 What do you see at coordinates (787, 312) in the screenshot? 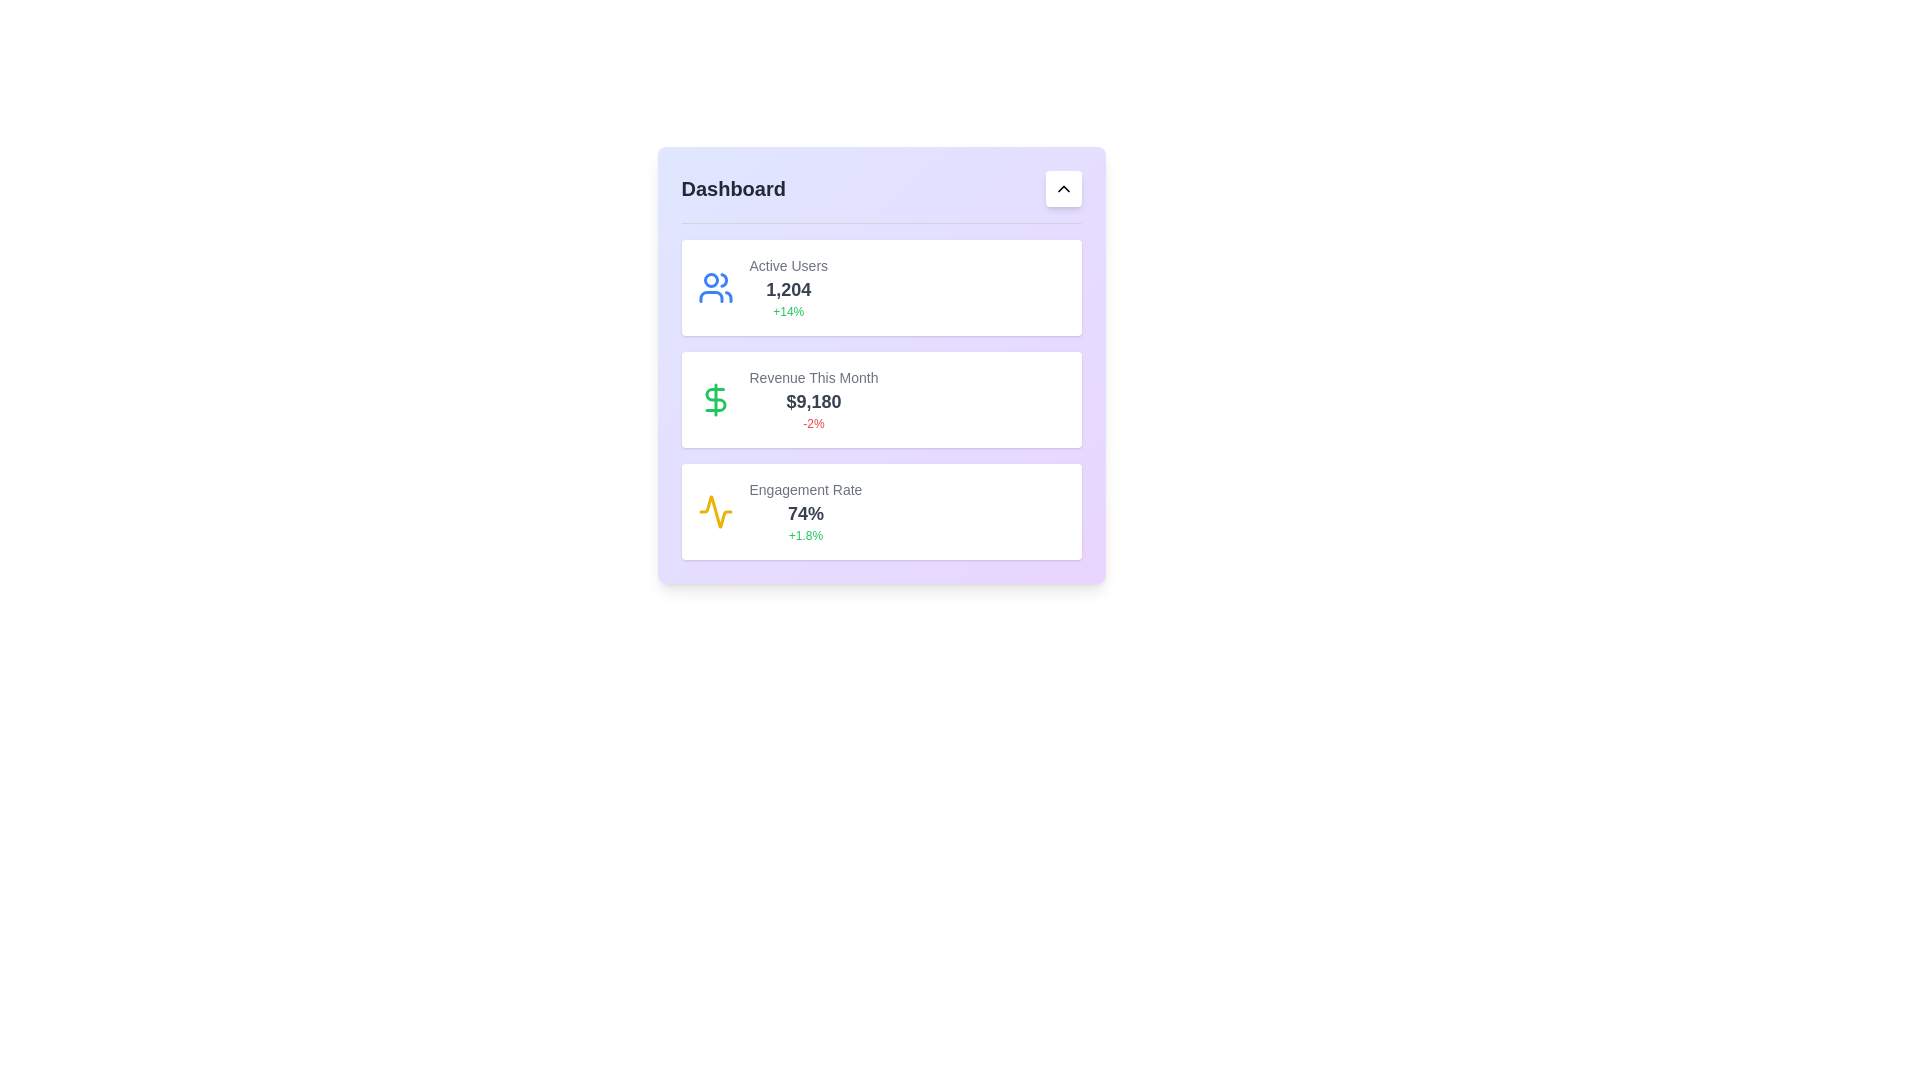
I see `green text label indicating the percentage increase of active users, located beneath the numeric value '1,204' in the 'Active Users' section of the dashboard` at bounding box center [787, 312].